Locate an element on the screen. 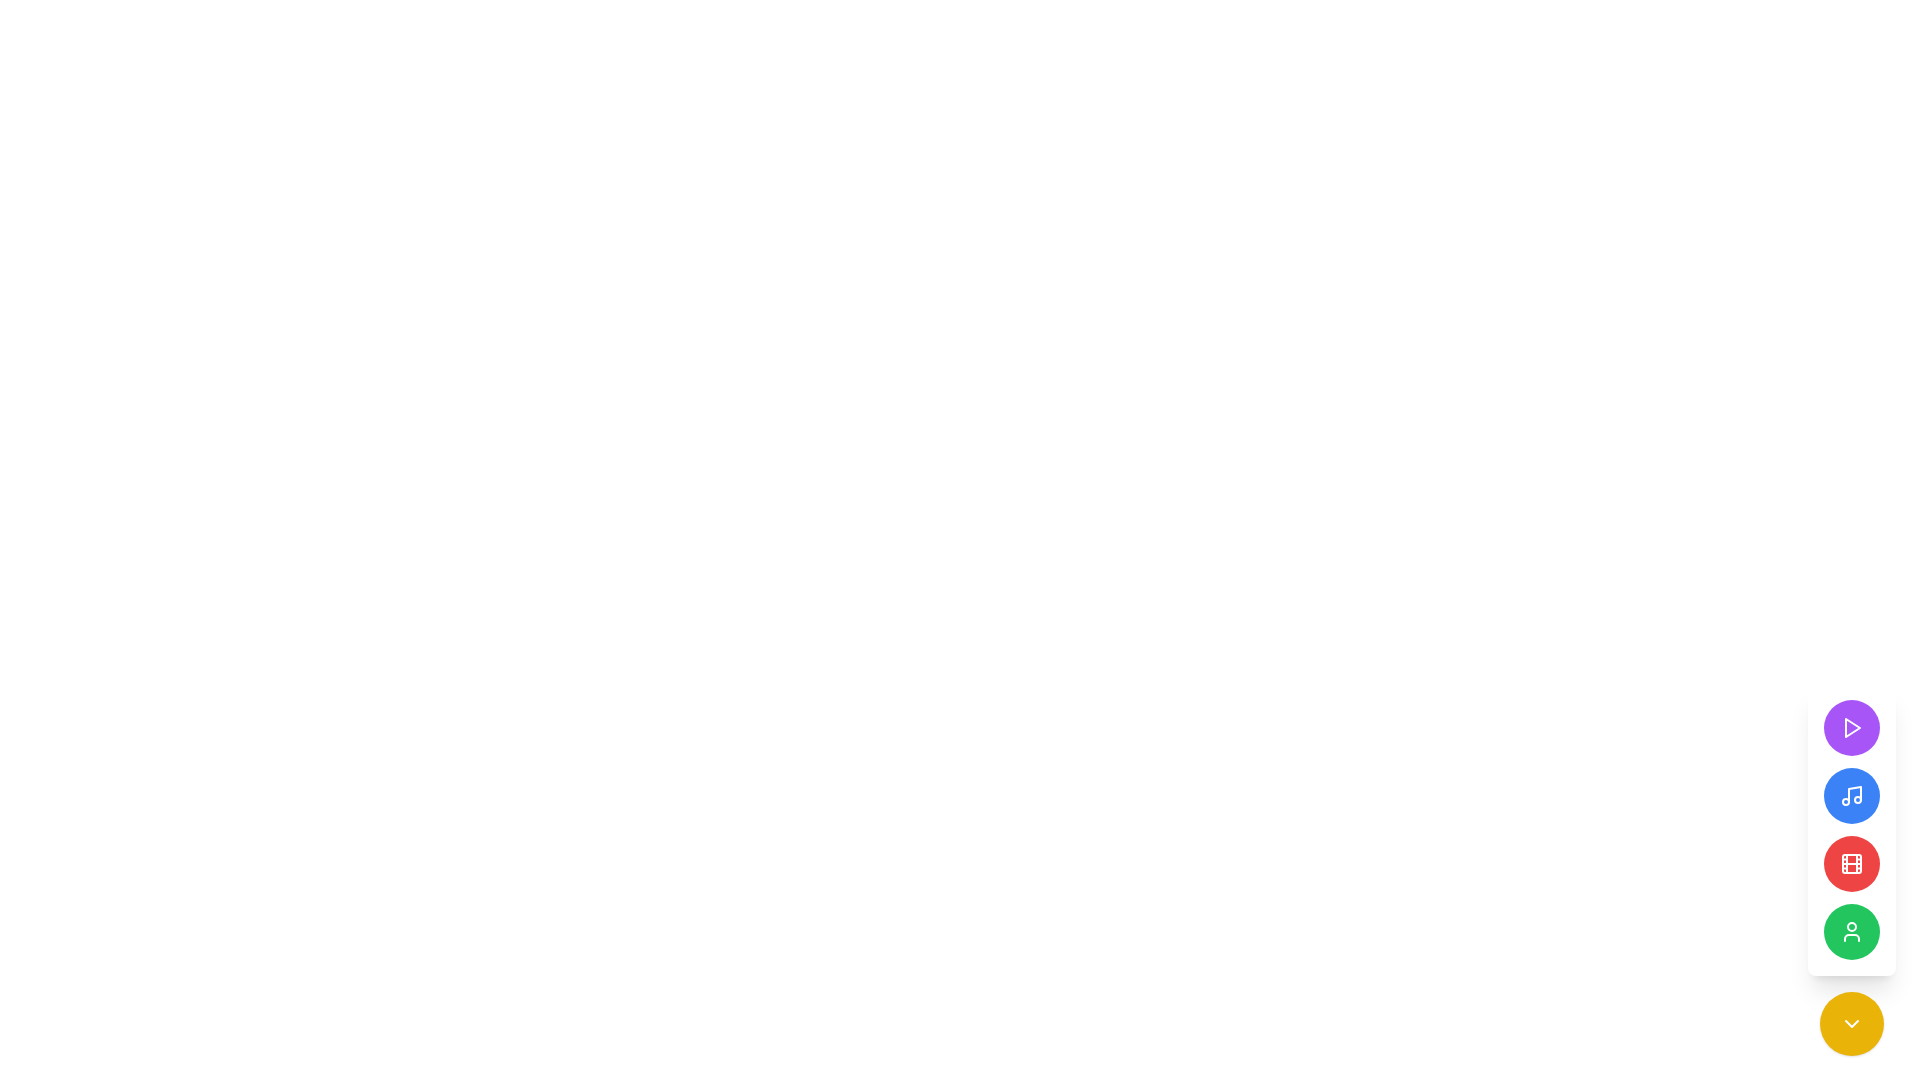 This screenshot has height=1080, width=1920. the music icon button represented by a musical note within a blue circular button is located at coordinates (1851, 794).